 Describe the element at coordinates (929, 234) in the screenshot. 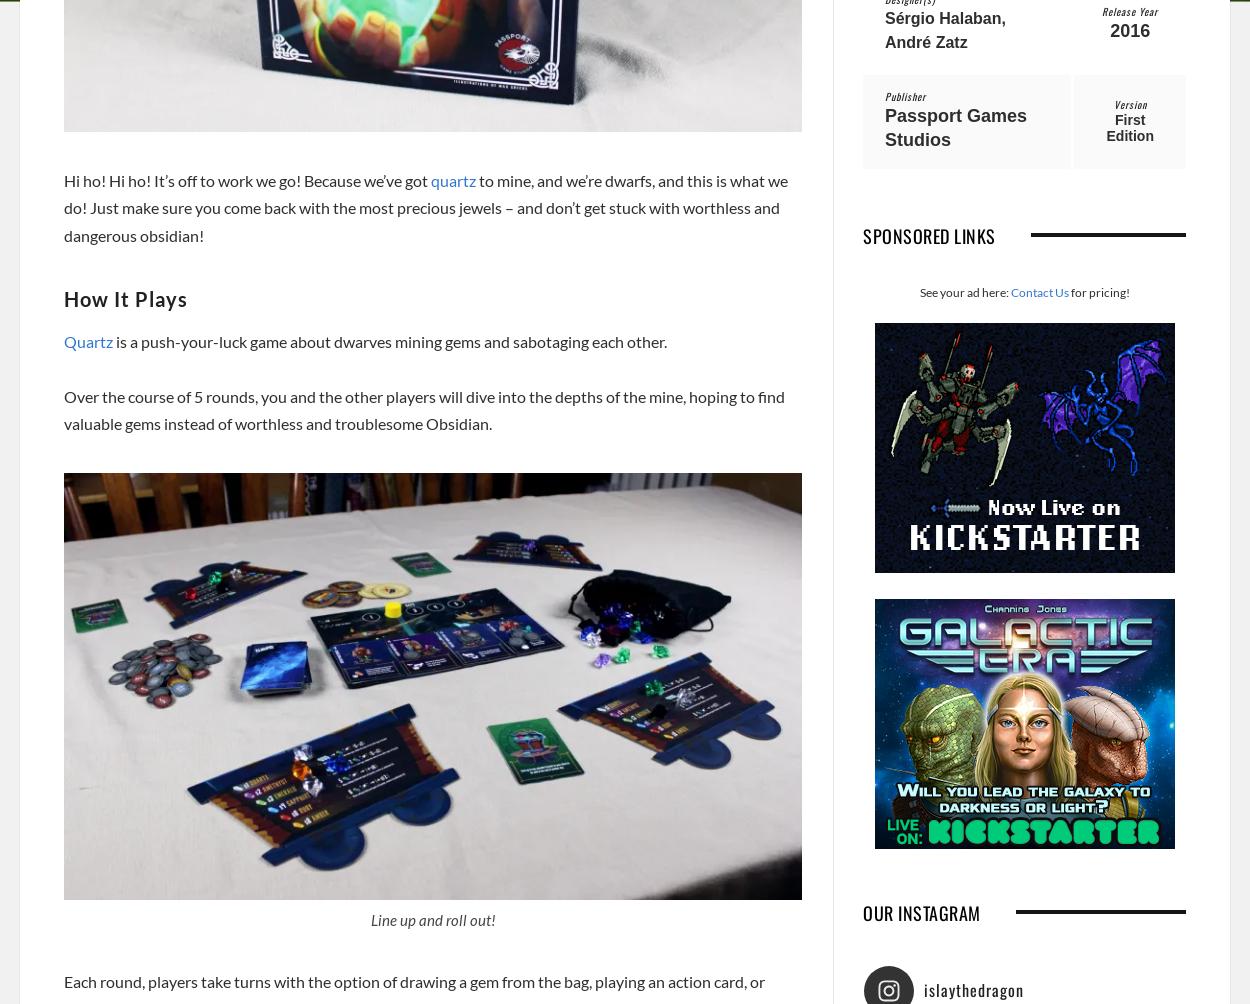

I see `'Sponsored Links'` at that location.